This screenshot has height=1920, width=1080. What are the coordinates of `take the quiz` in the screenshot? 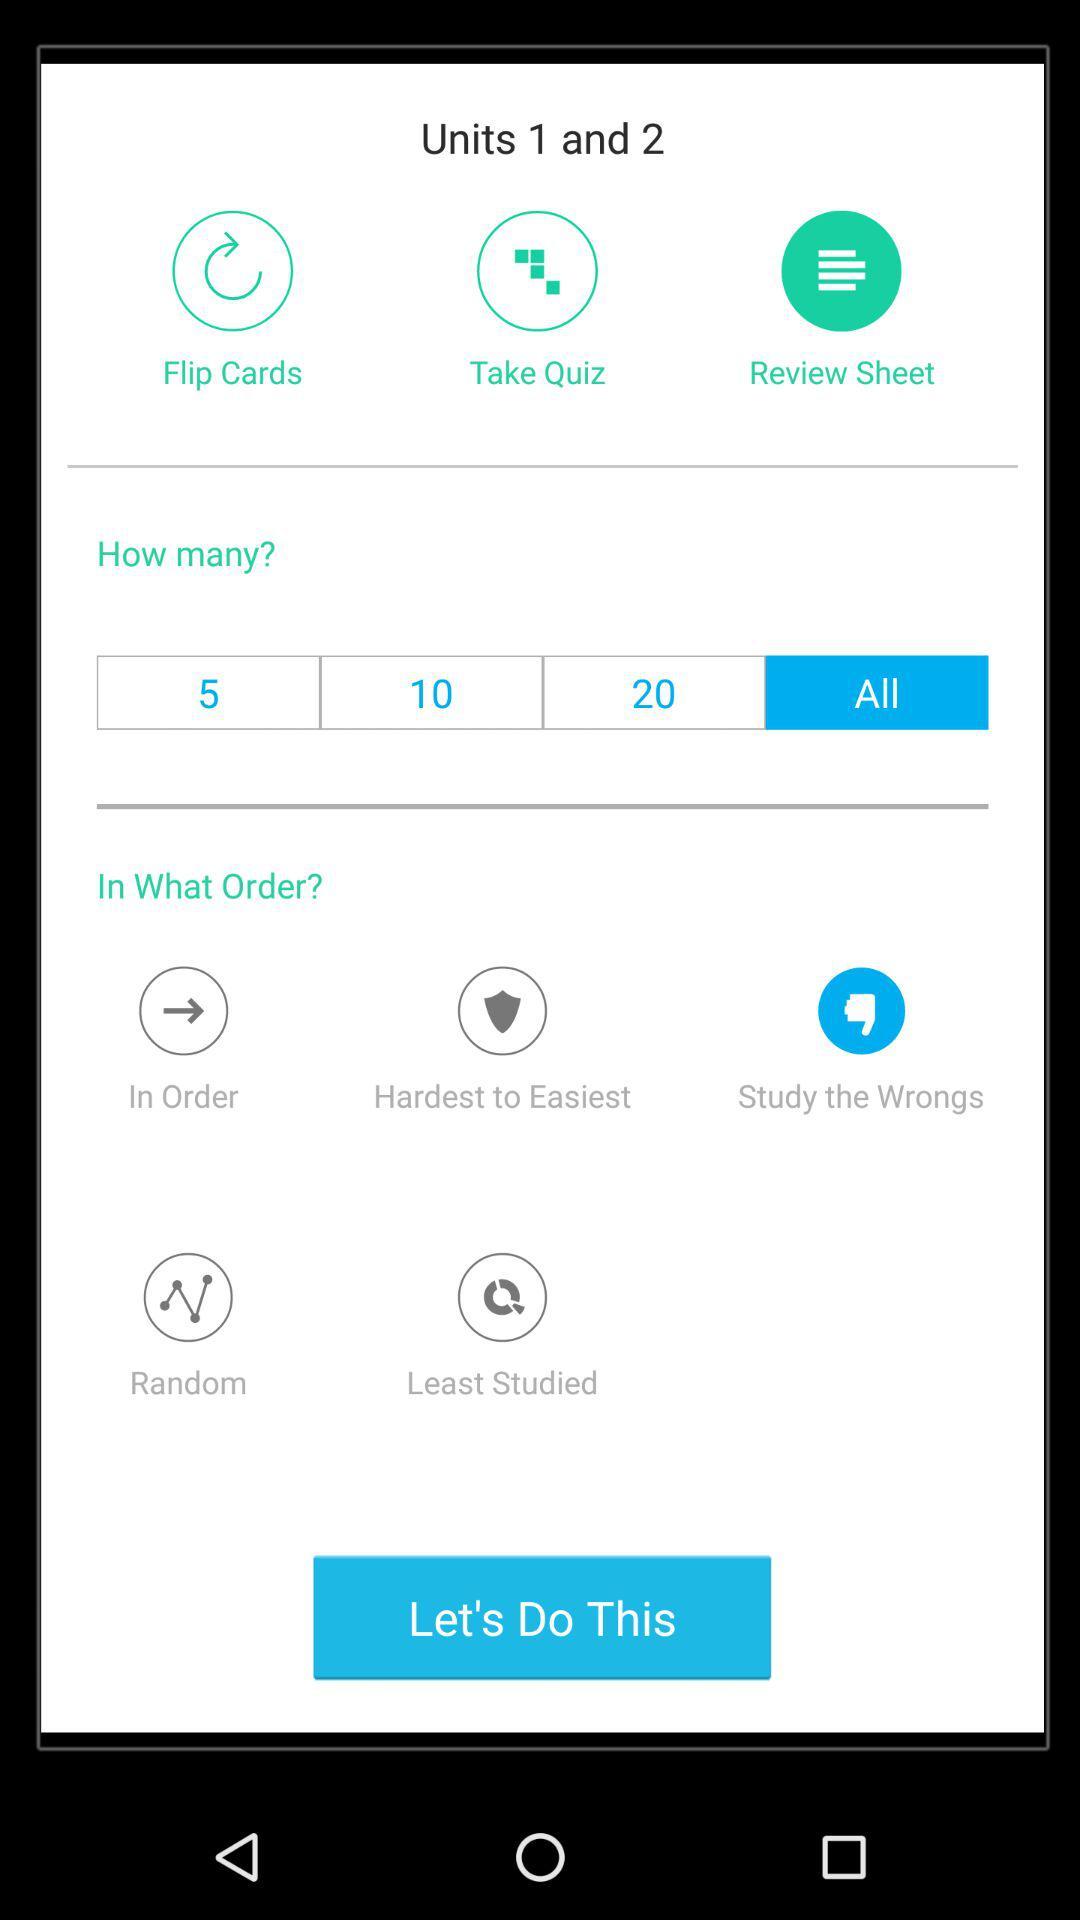 It's located at (536, 270).